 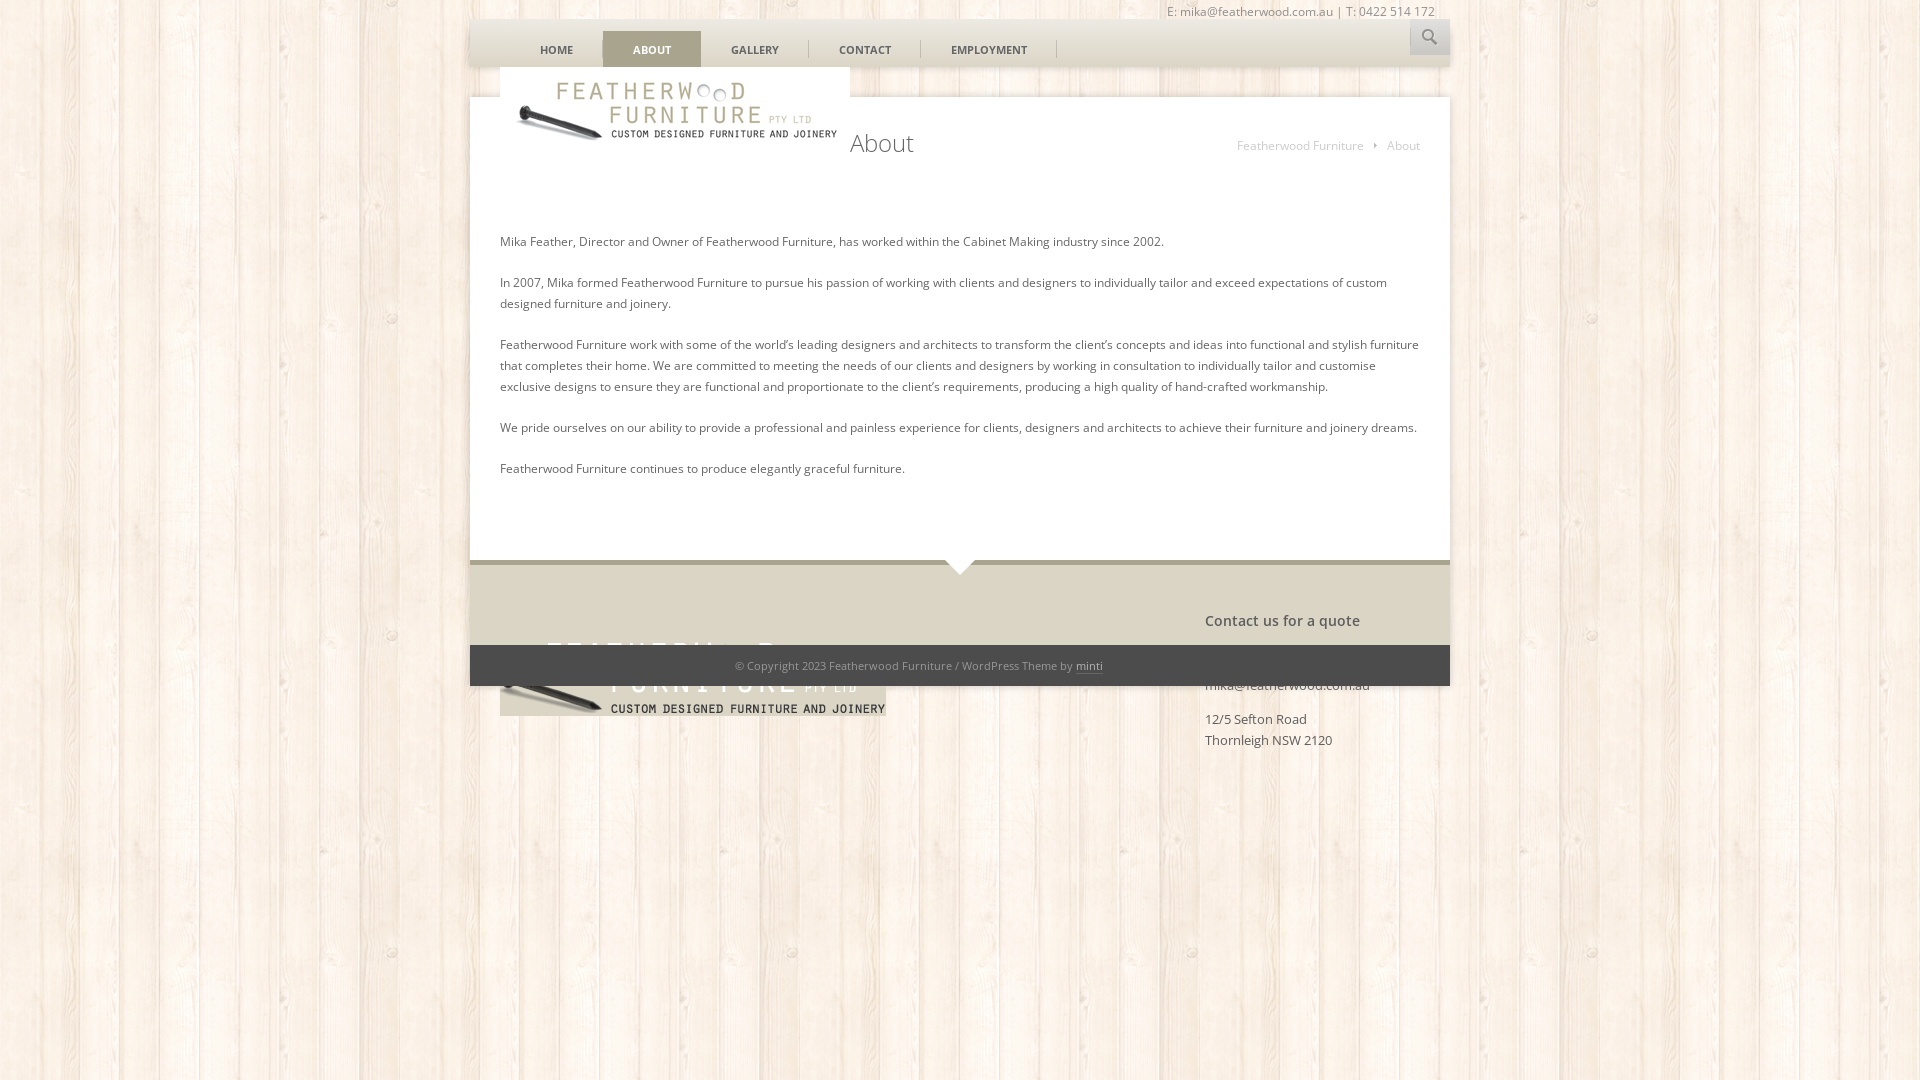 I want to click on 'LINKEDIN', so click(x=1386, y=43).